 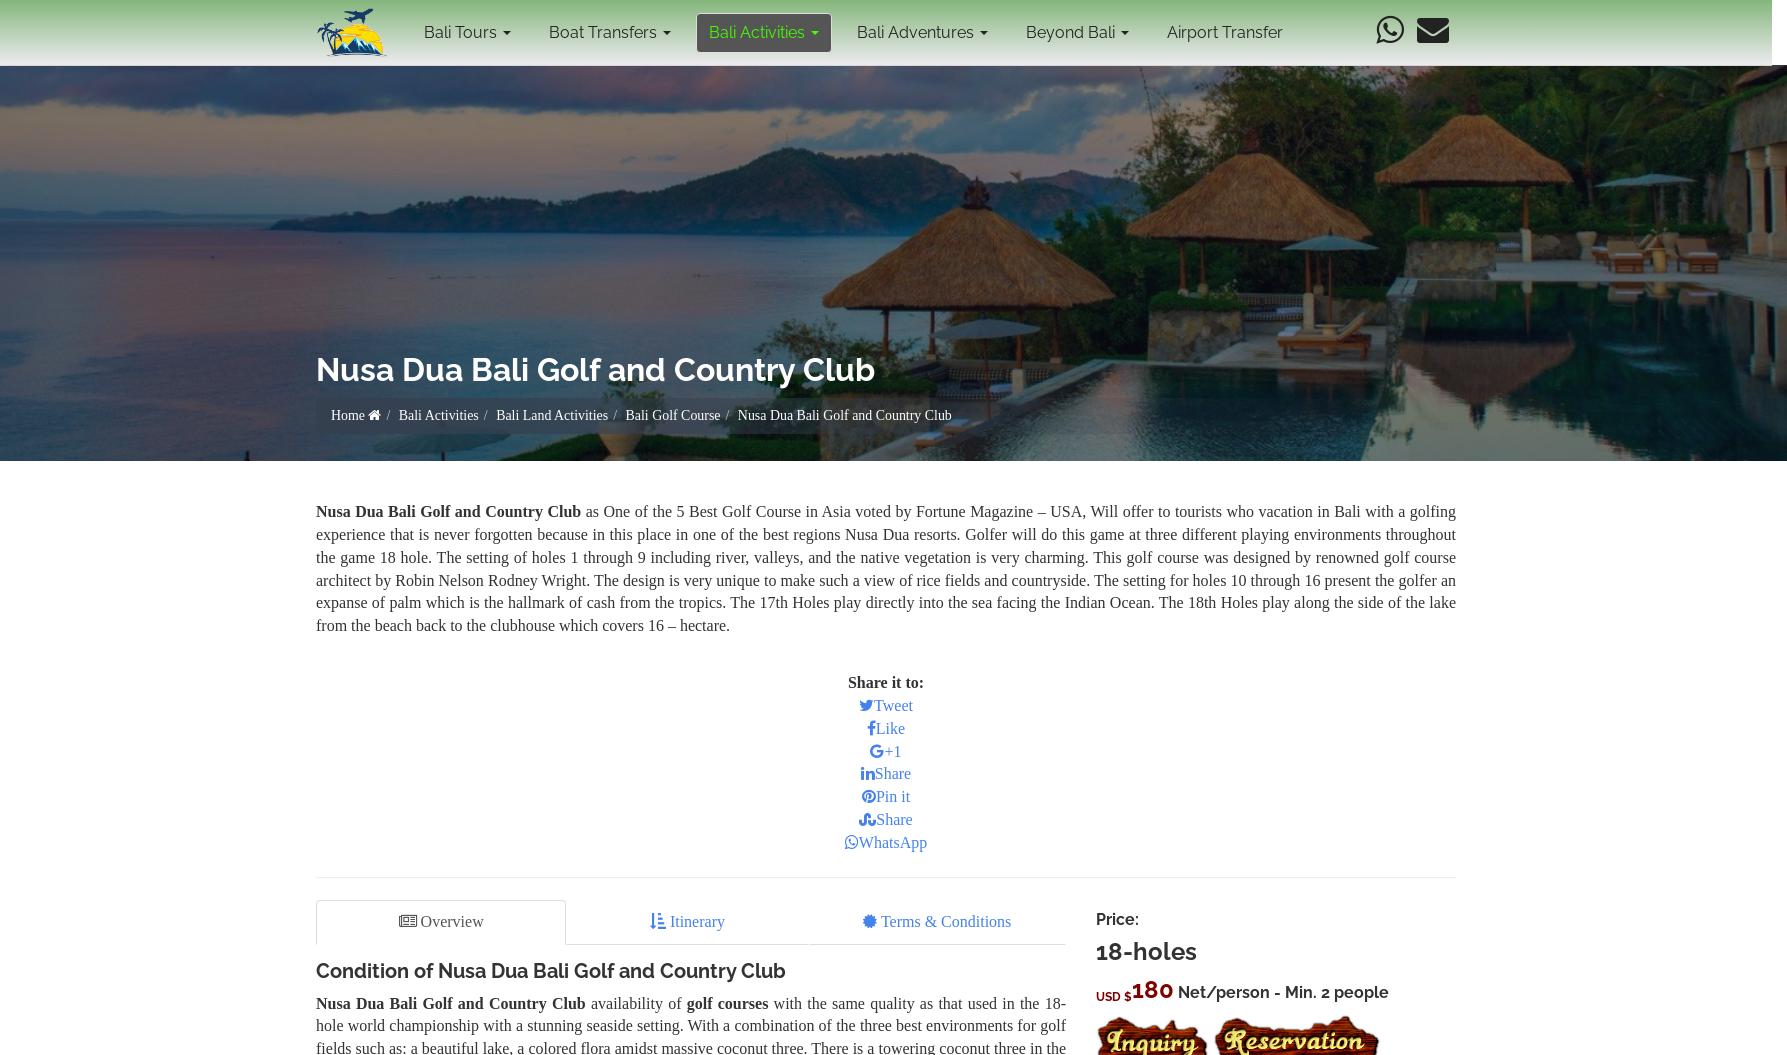 I want to click on 'Net/person - Min. 2 people', so click(x=1174, y=991).